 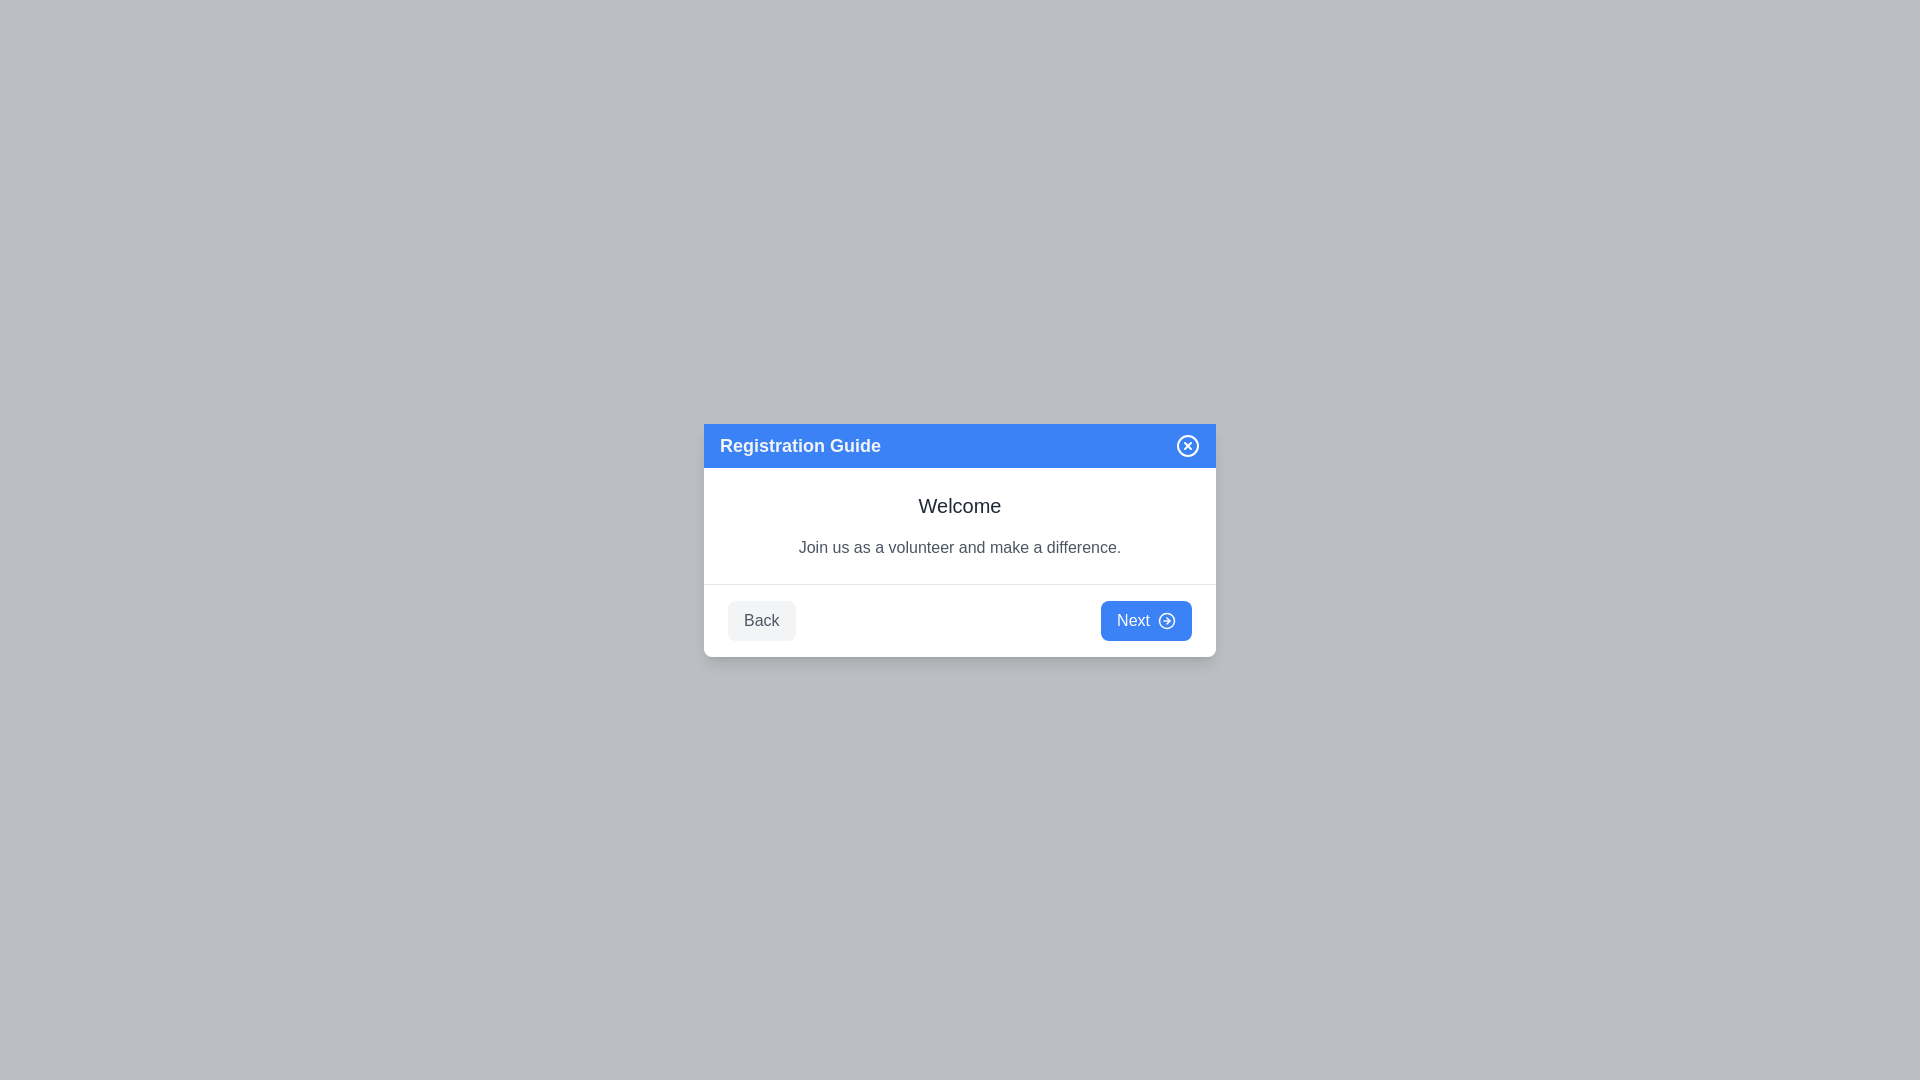 What do you see at coordinates (960, 547) in the screenshot?
I see `the text label displaying 'Join us as a volunteer and make a difference.' which is located below the heading 'Welcome.'` at bounding box center [960, 547].